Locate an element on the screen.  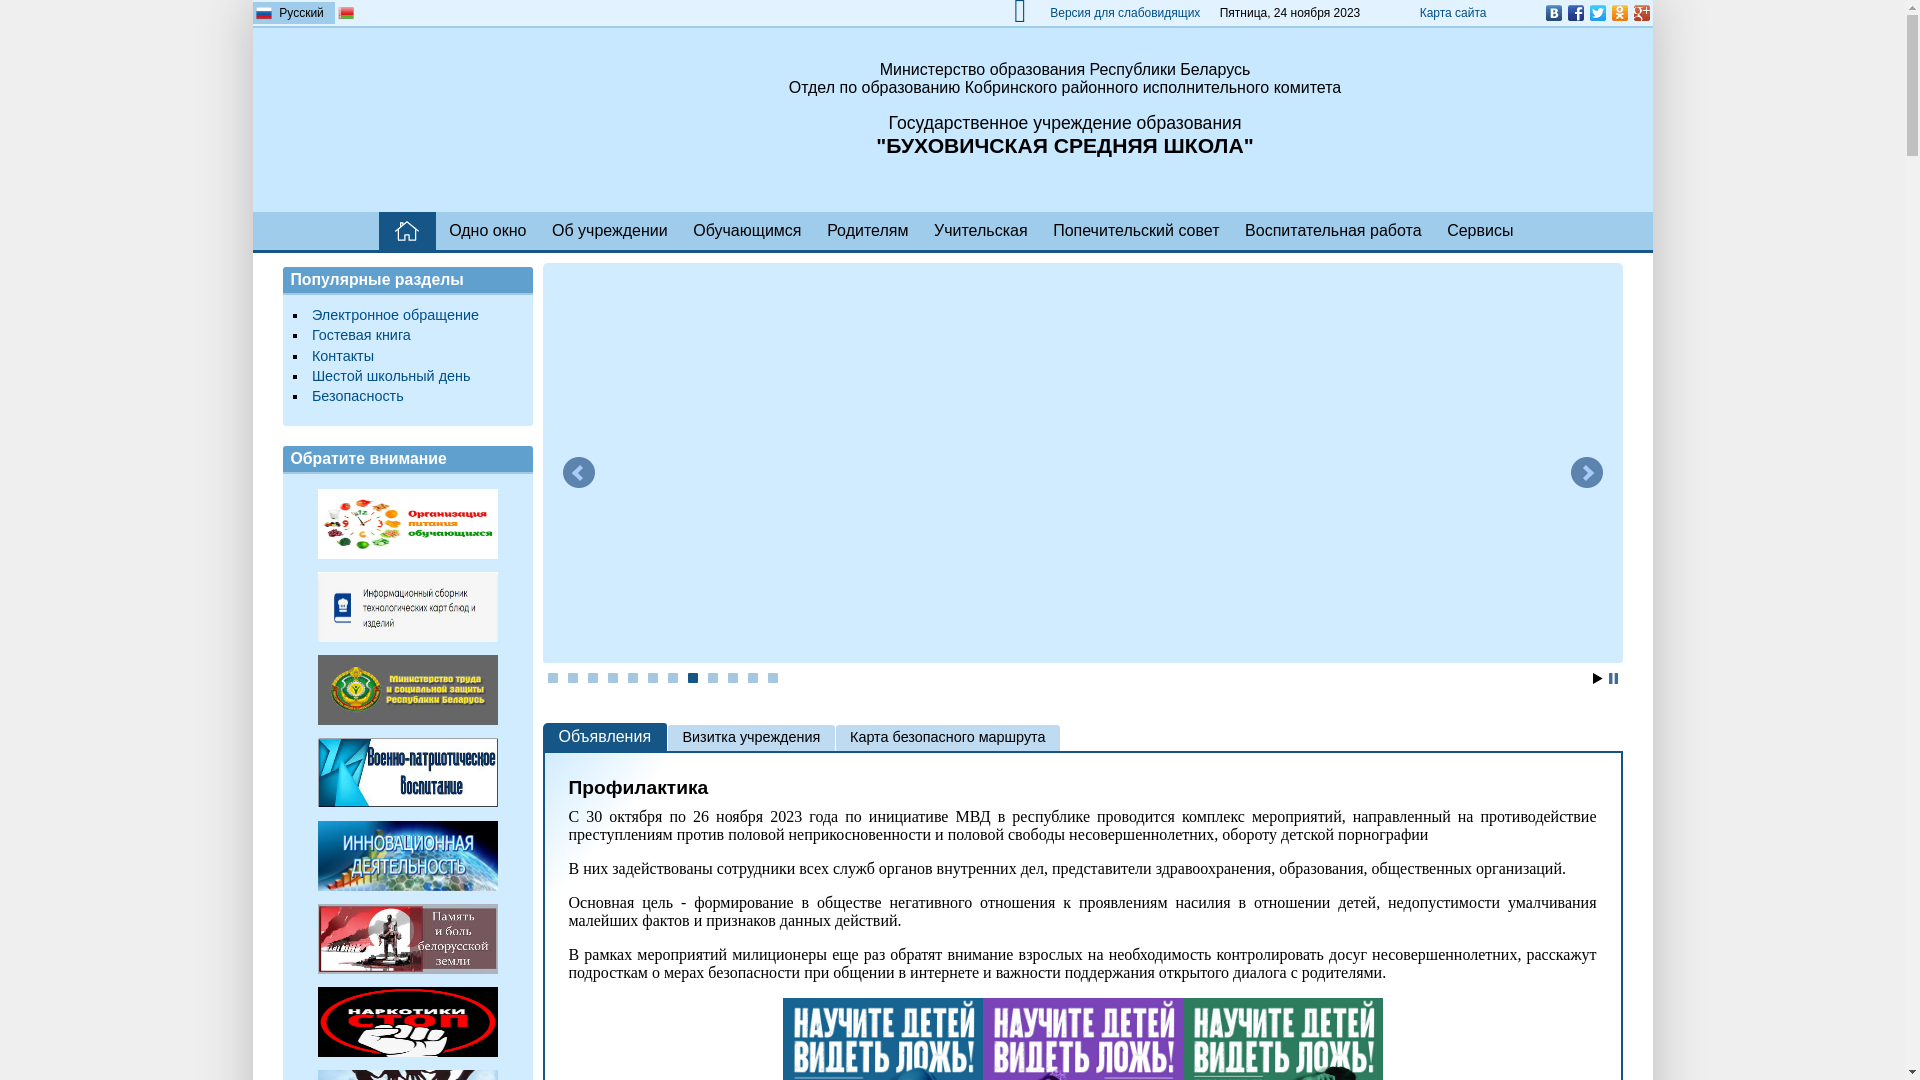
'9' is located at coordinates (713, 677).